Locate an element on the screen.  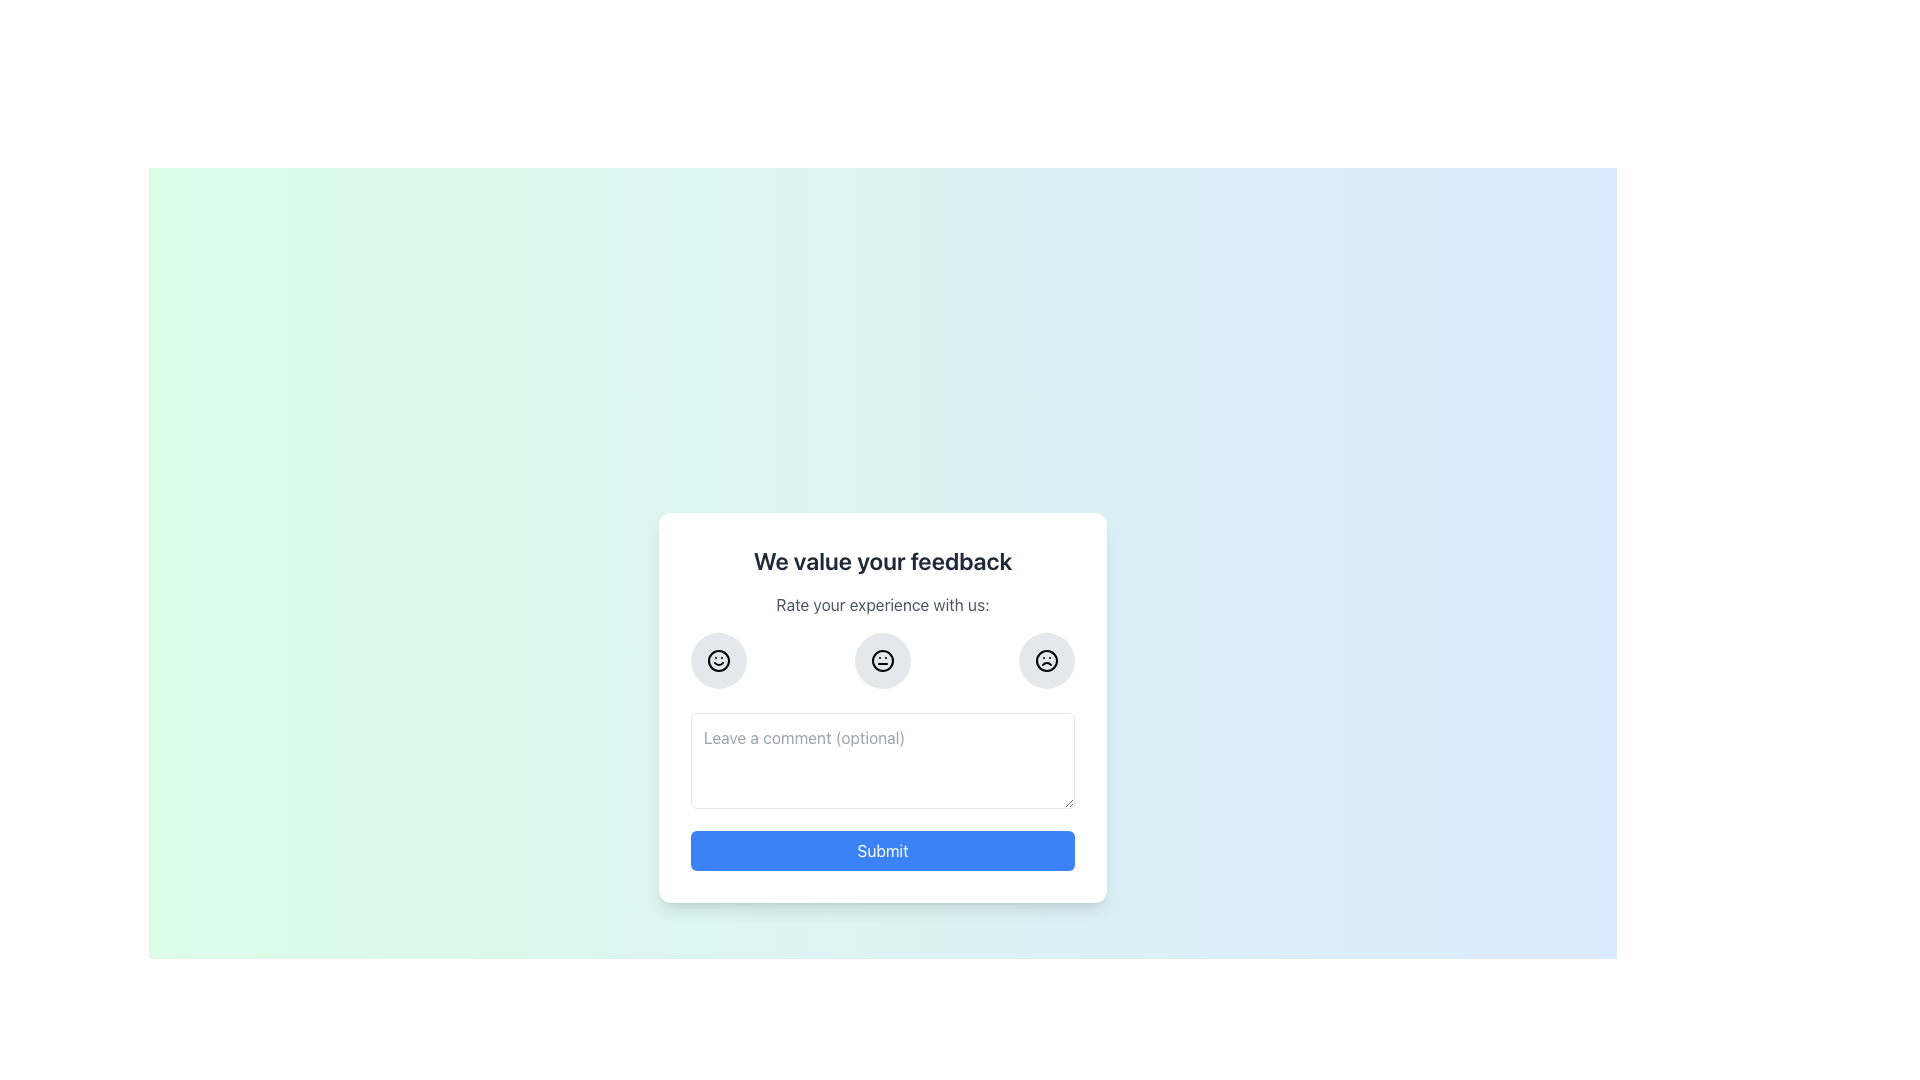
the feedback icon representing a neutral or satisfied response located at the center of the feedback dialog box is located at coordinates (719, 660).